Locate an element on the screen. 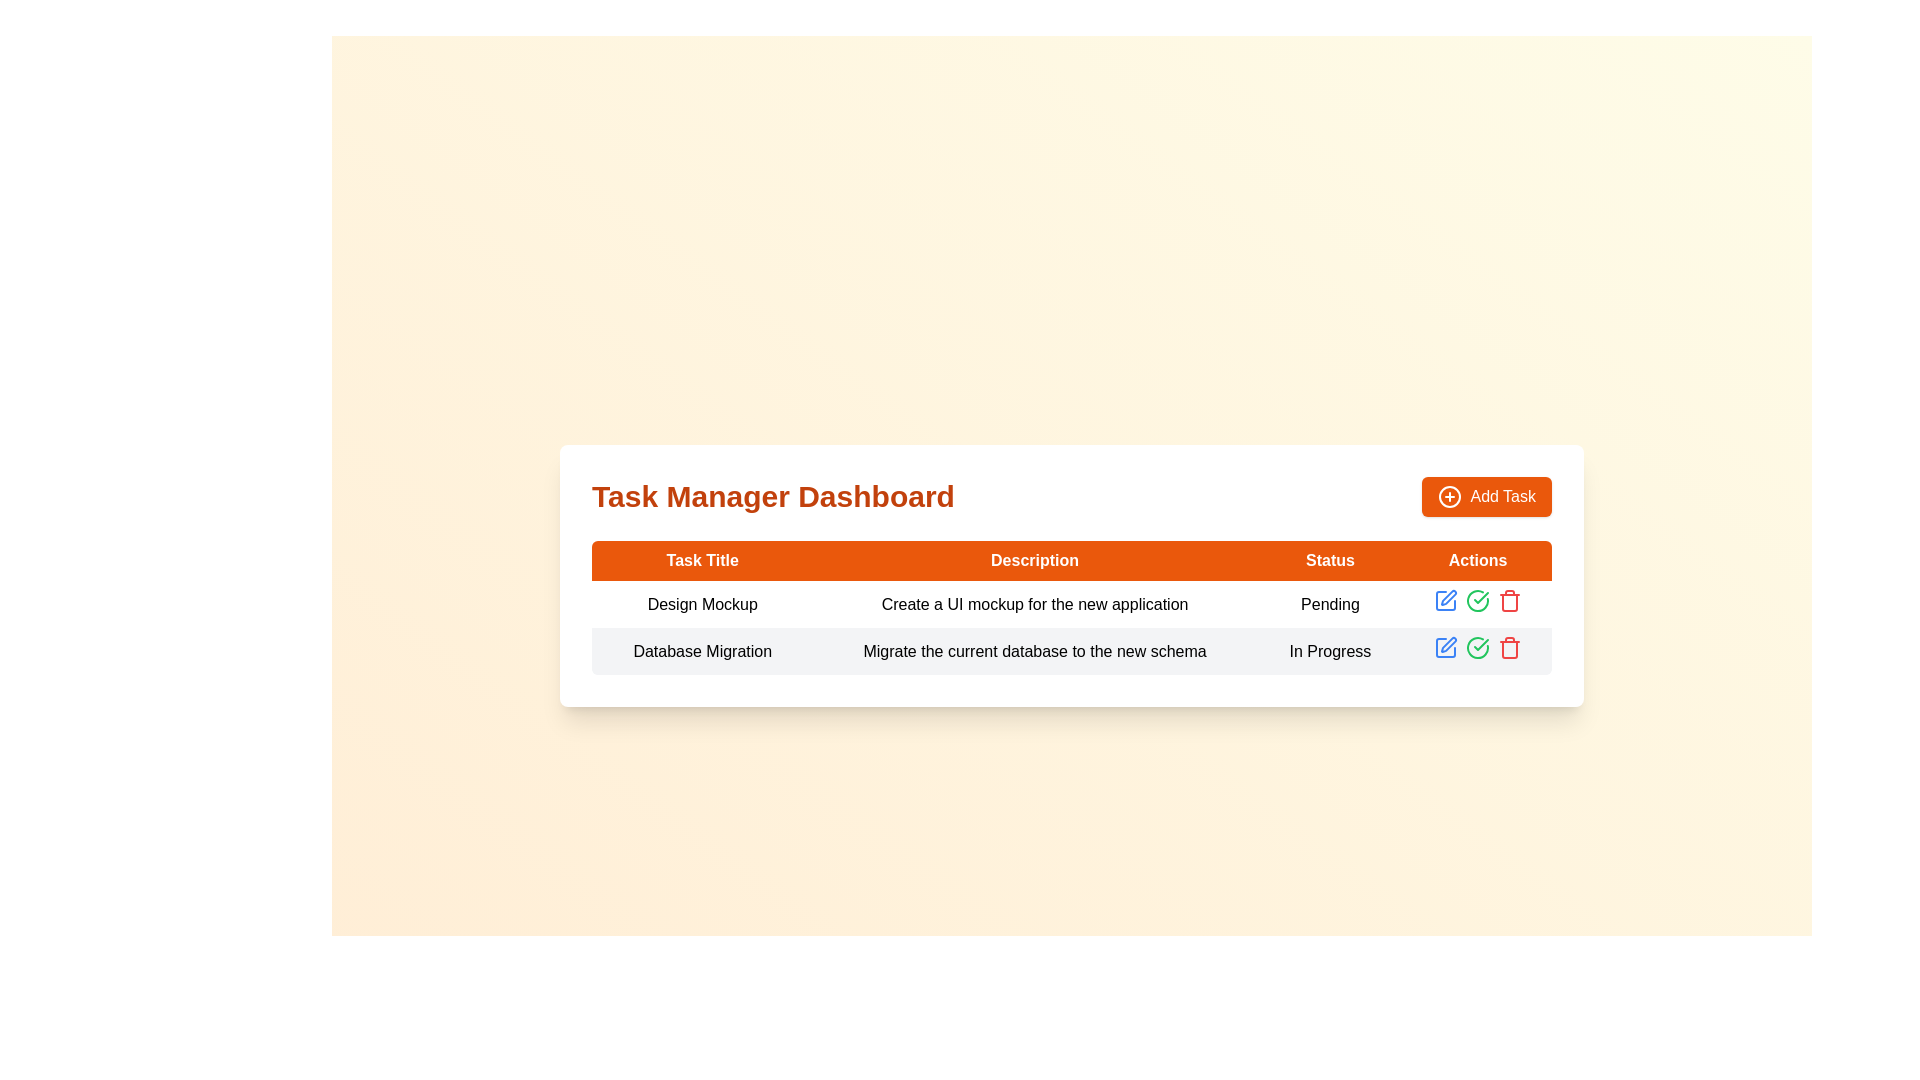  the 'Status' table header cell is located at coordinates (1330, 560).